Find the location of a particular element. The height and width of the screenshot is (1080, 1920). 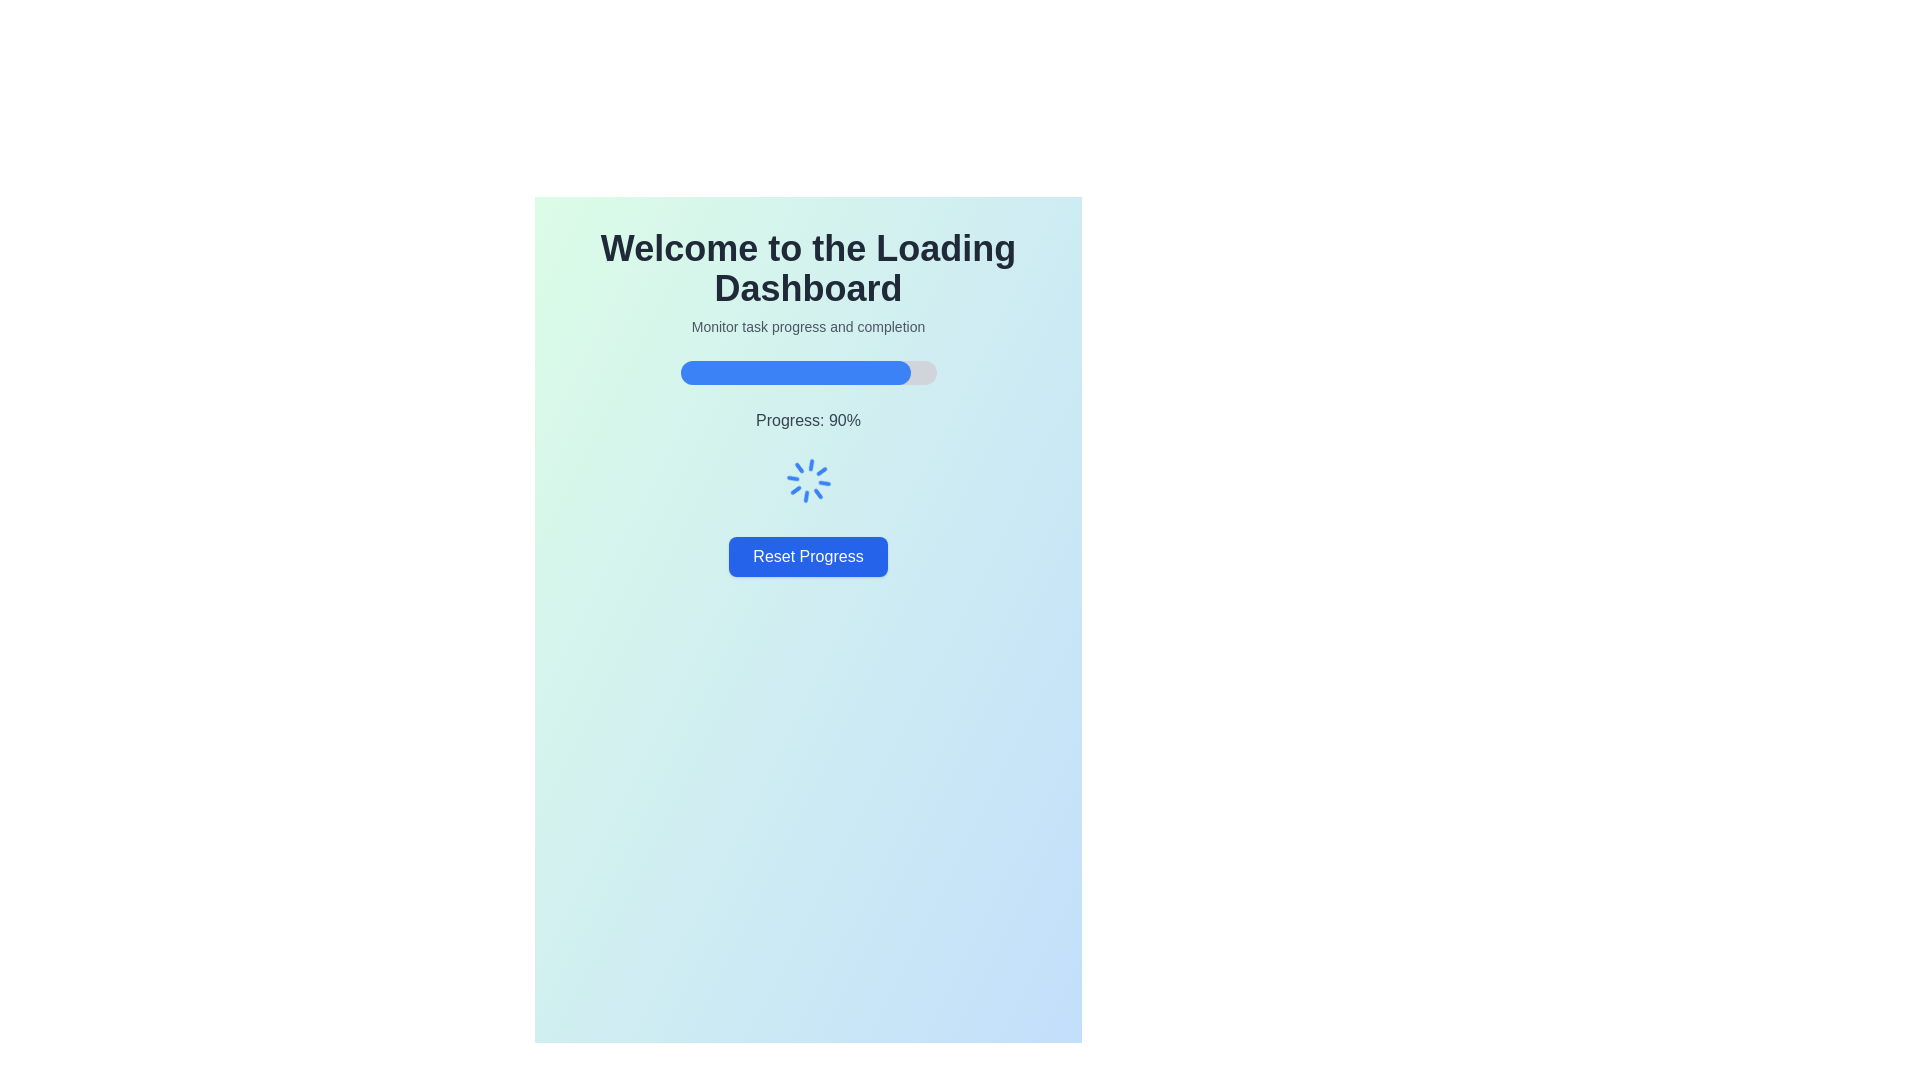

the blue button labeled 'Reset Progress' that is located below the progress bar and spinning loader icon to observe any hover effects is located at coordinates (808, 556).